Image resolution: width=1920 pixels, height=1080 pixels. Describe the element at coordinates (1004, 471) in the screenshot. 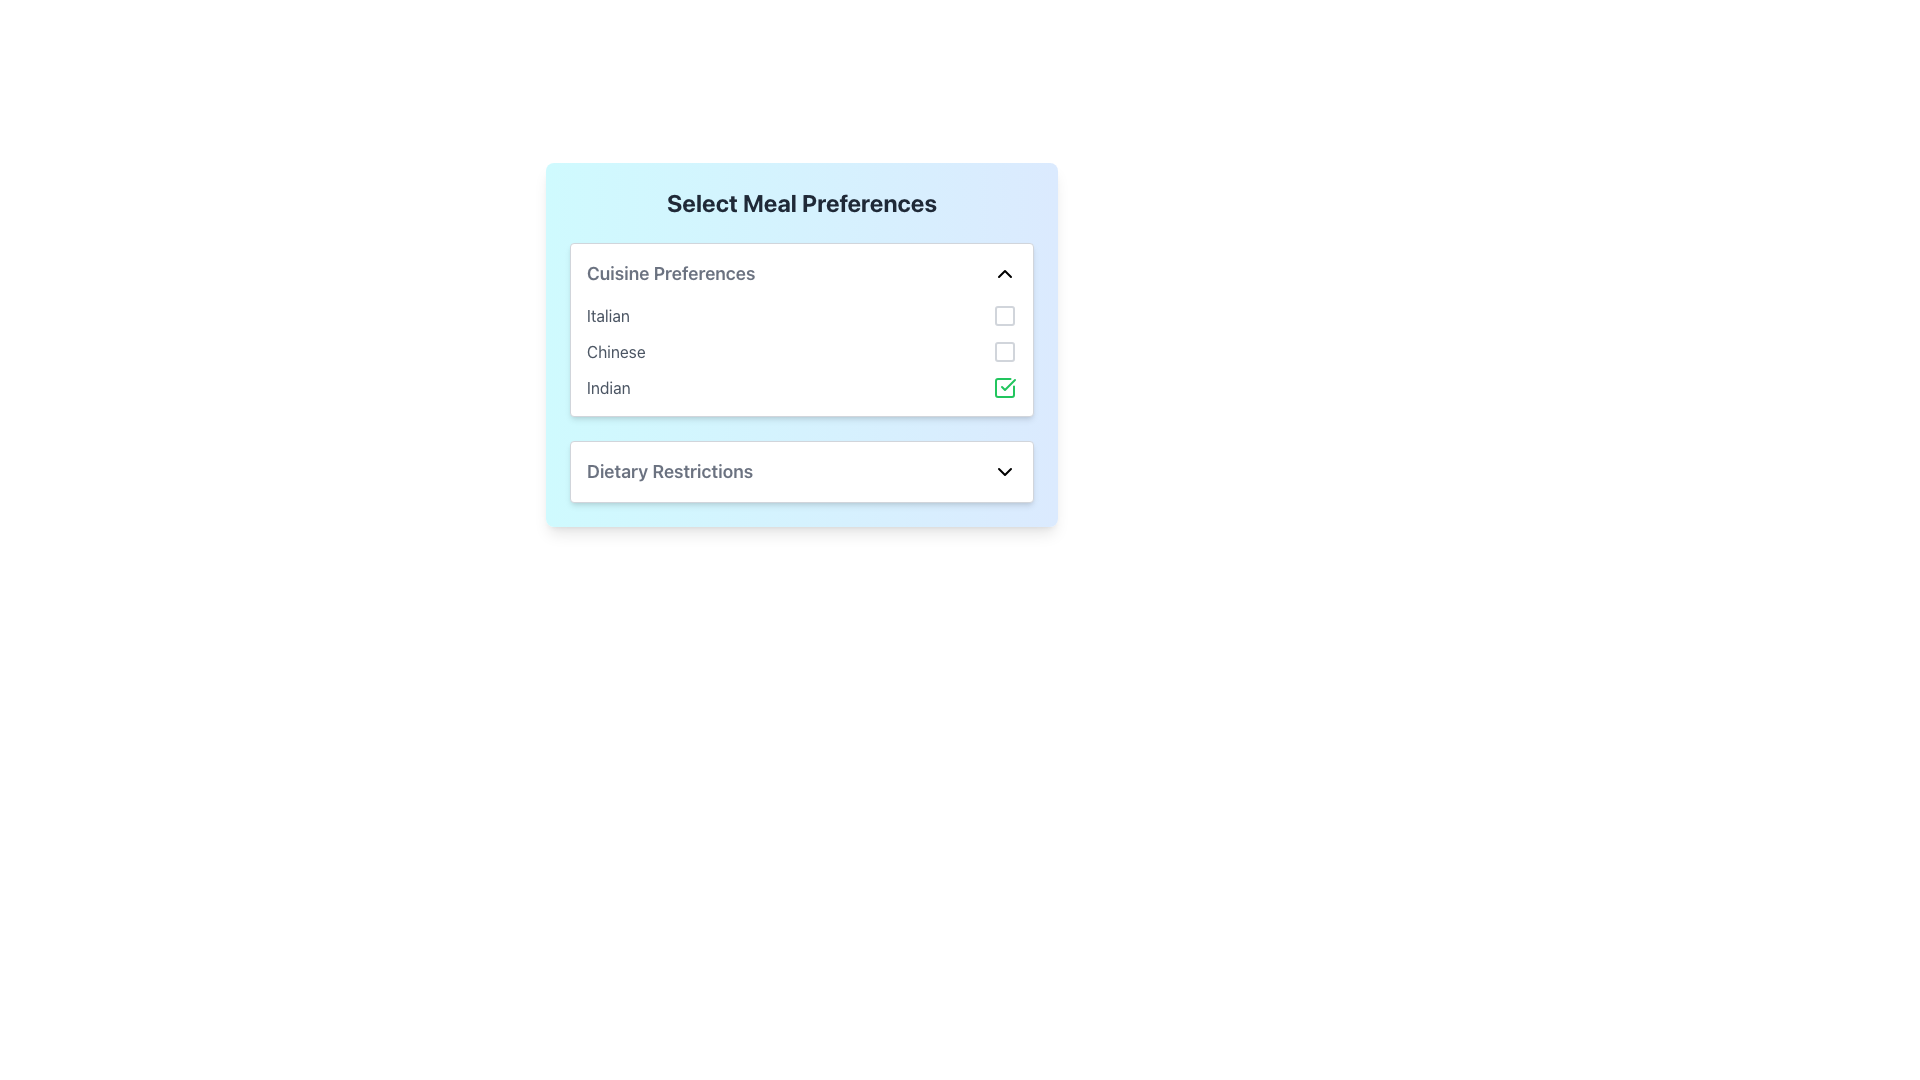

I see `the downward-pointing chevron icon button located at the far right side within the 'Dietary Restrictions' row to observe any interactive effects` at that location.